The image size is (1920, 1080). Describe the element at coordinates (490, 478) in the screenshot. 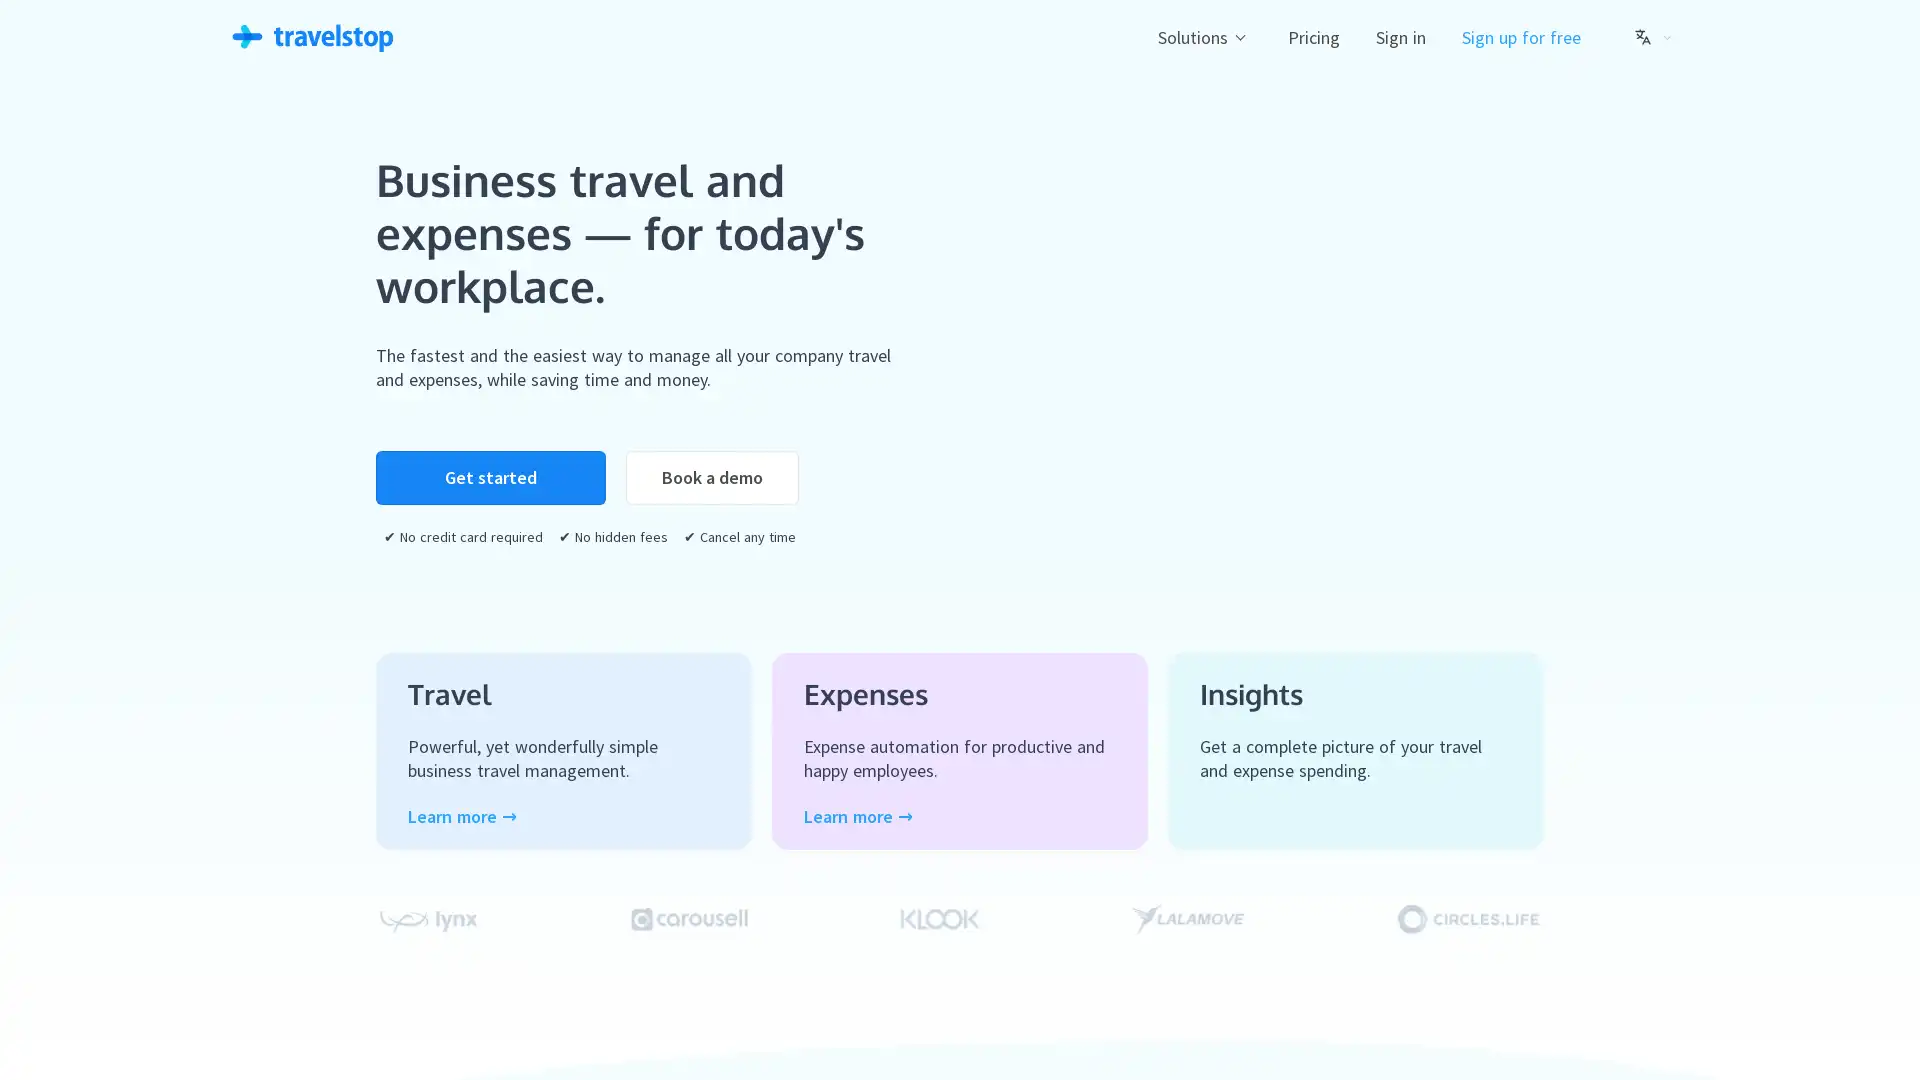

I see `Get started` at that location.